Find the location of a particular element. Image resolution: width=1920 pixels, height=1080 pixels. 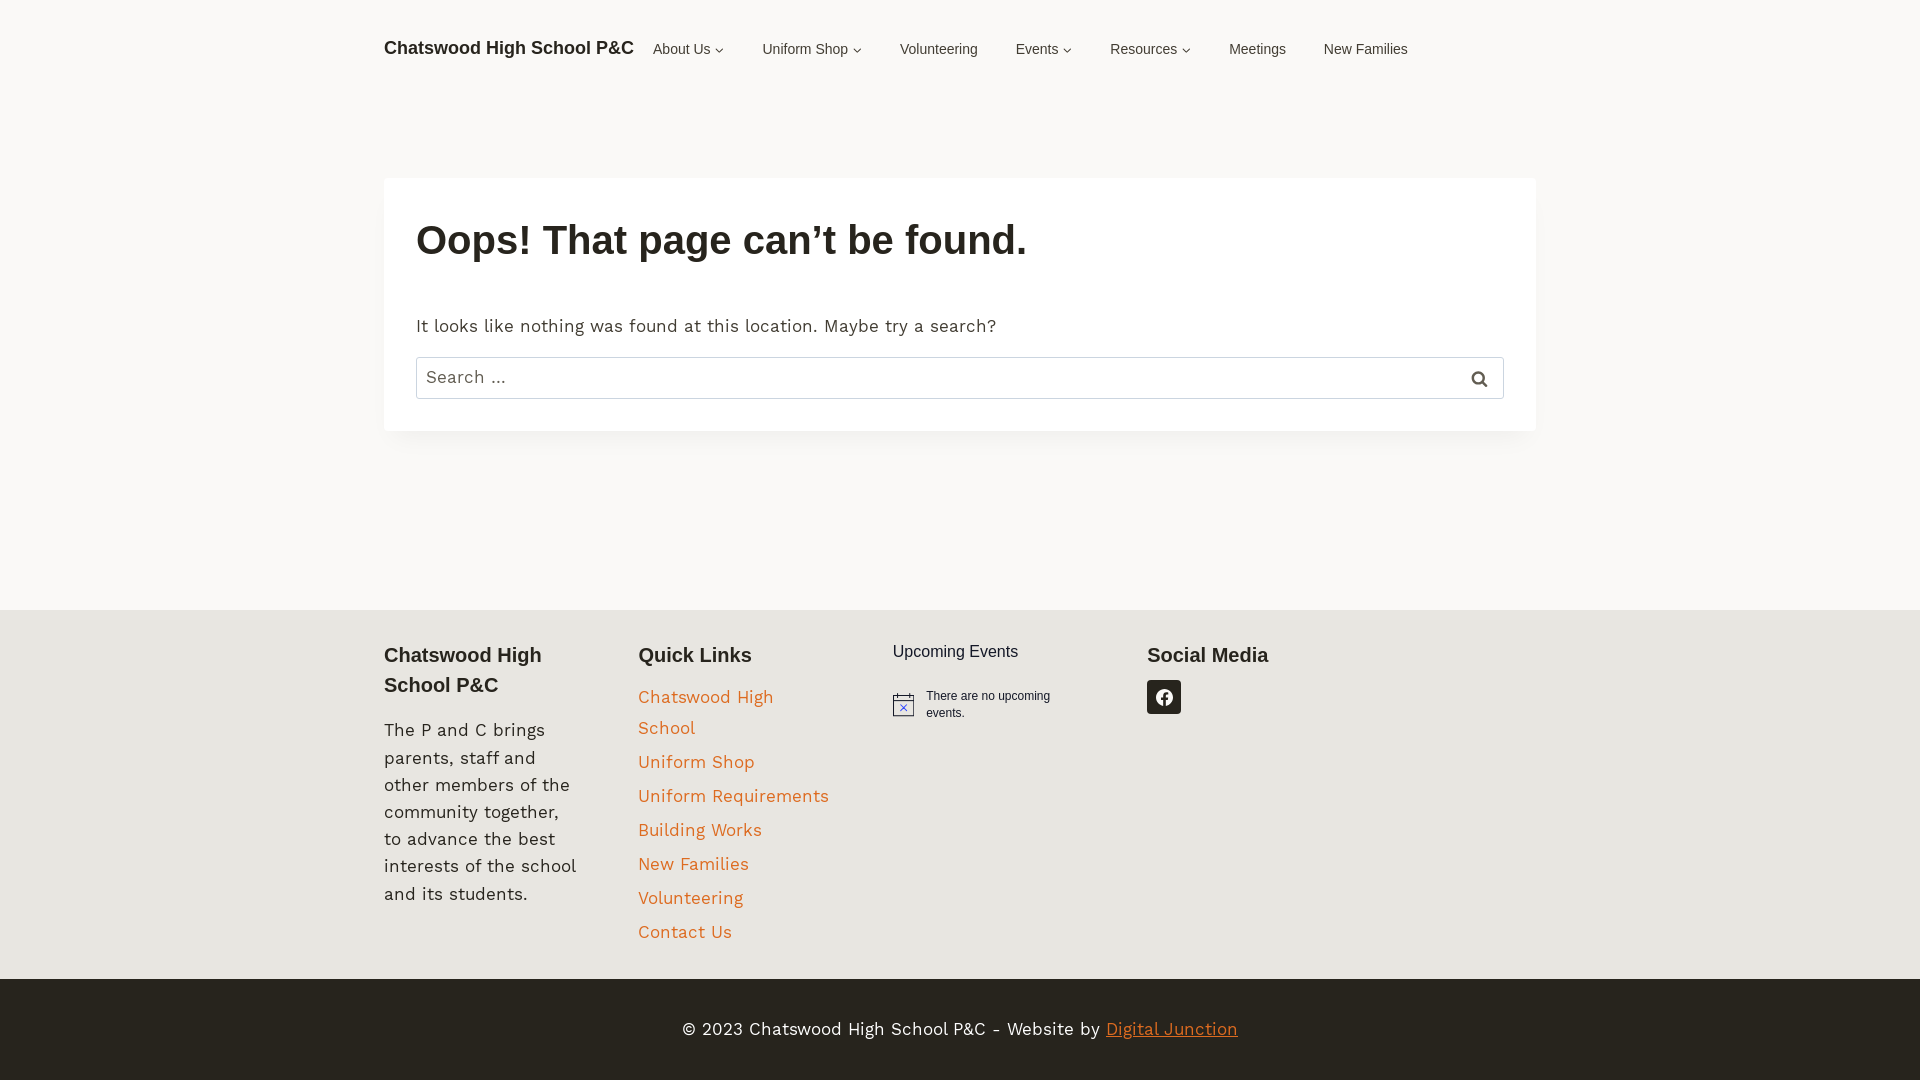

'About Us' is located at coordinates (689, 48).